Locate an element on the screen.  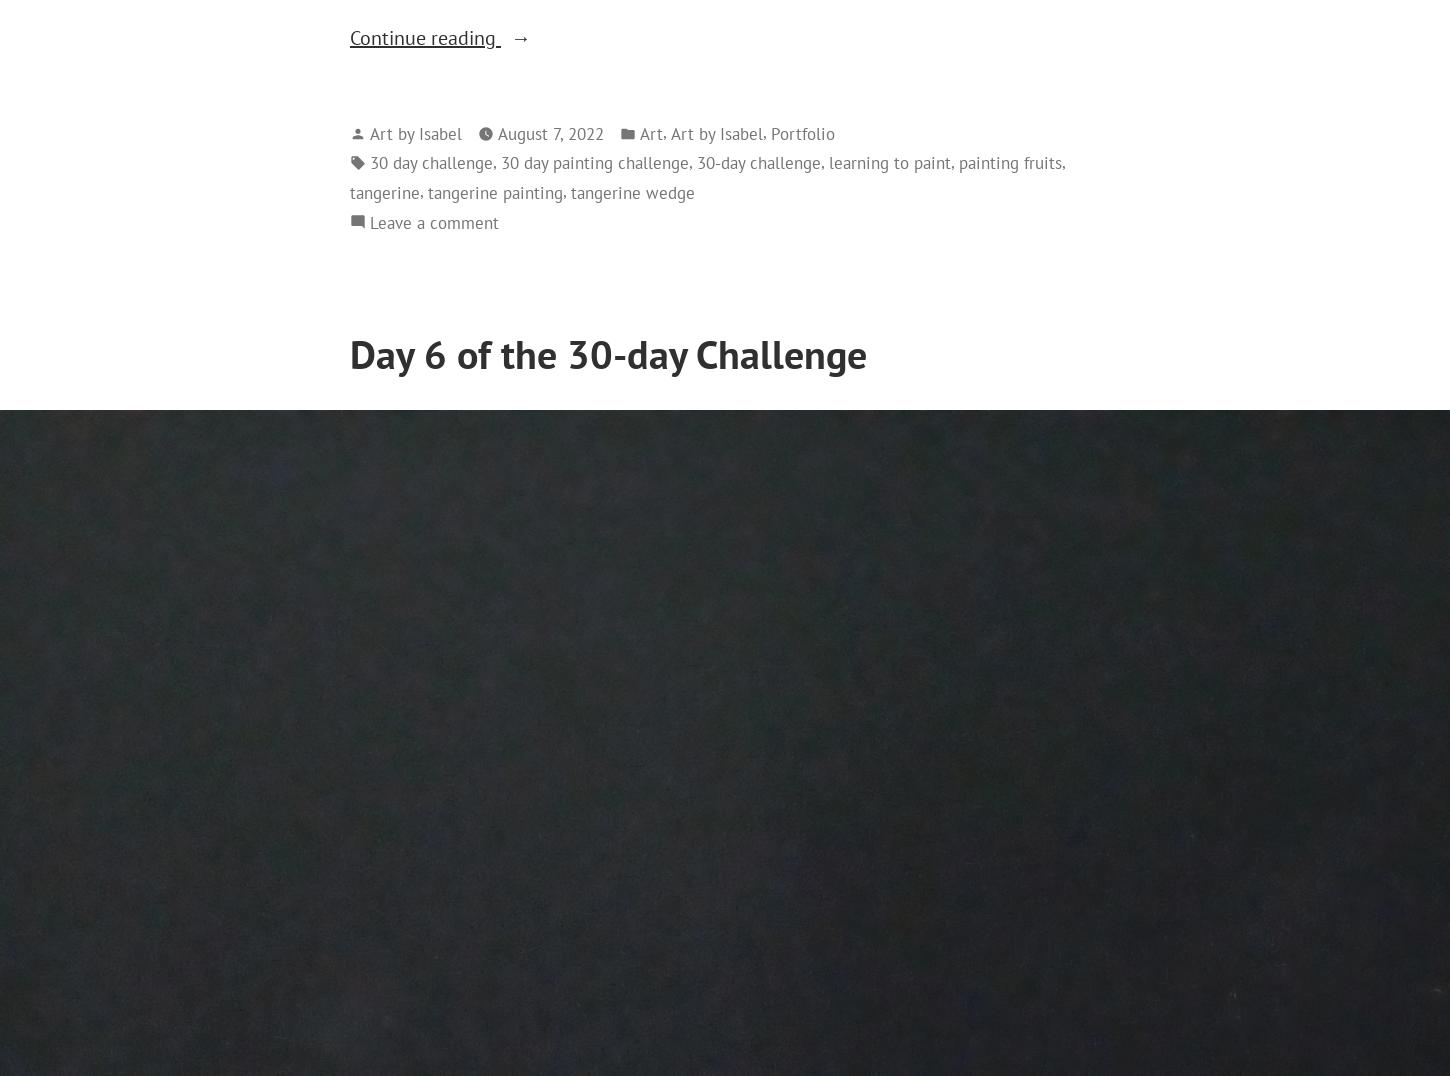
'Leave a comment' is located at coordinates (369, 220).